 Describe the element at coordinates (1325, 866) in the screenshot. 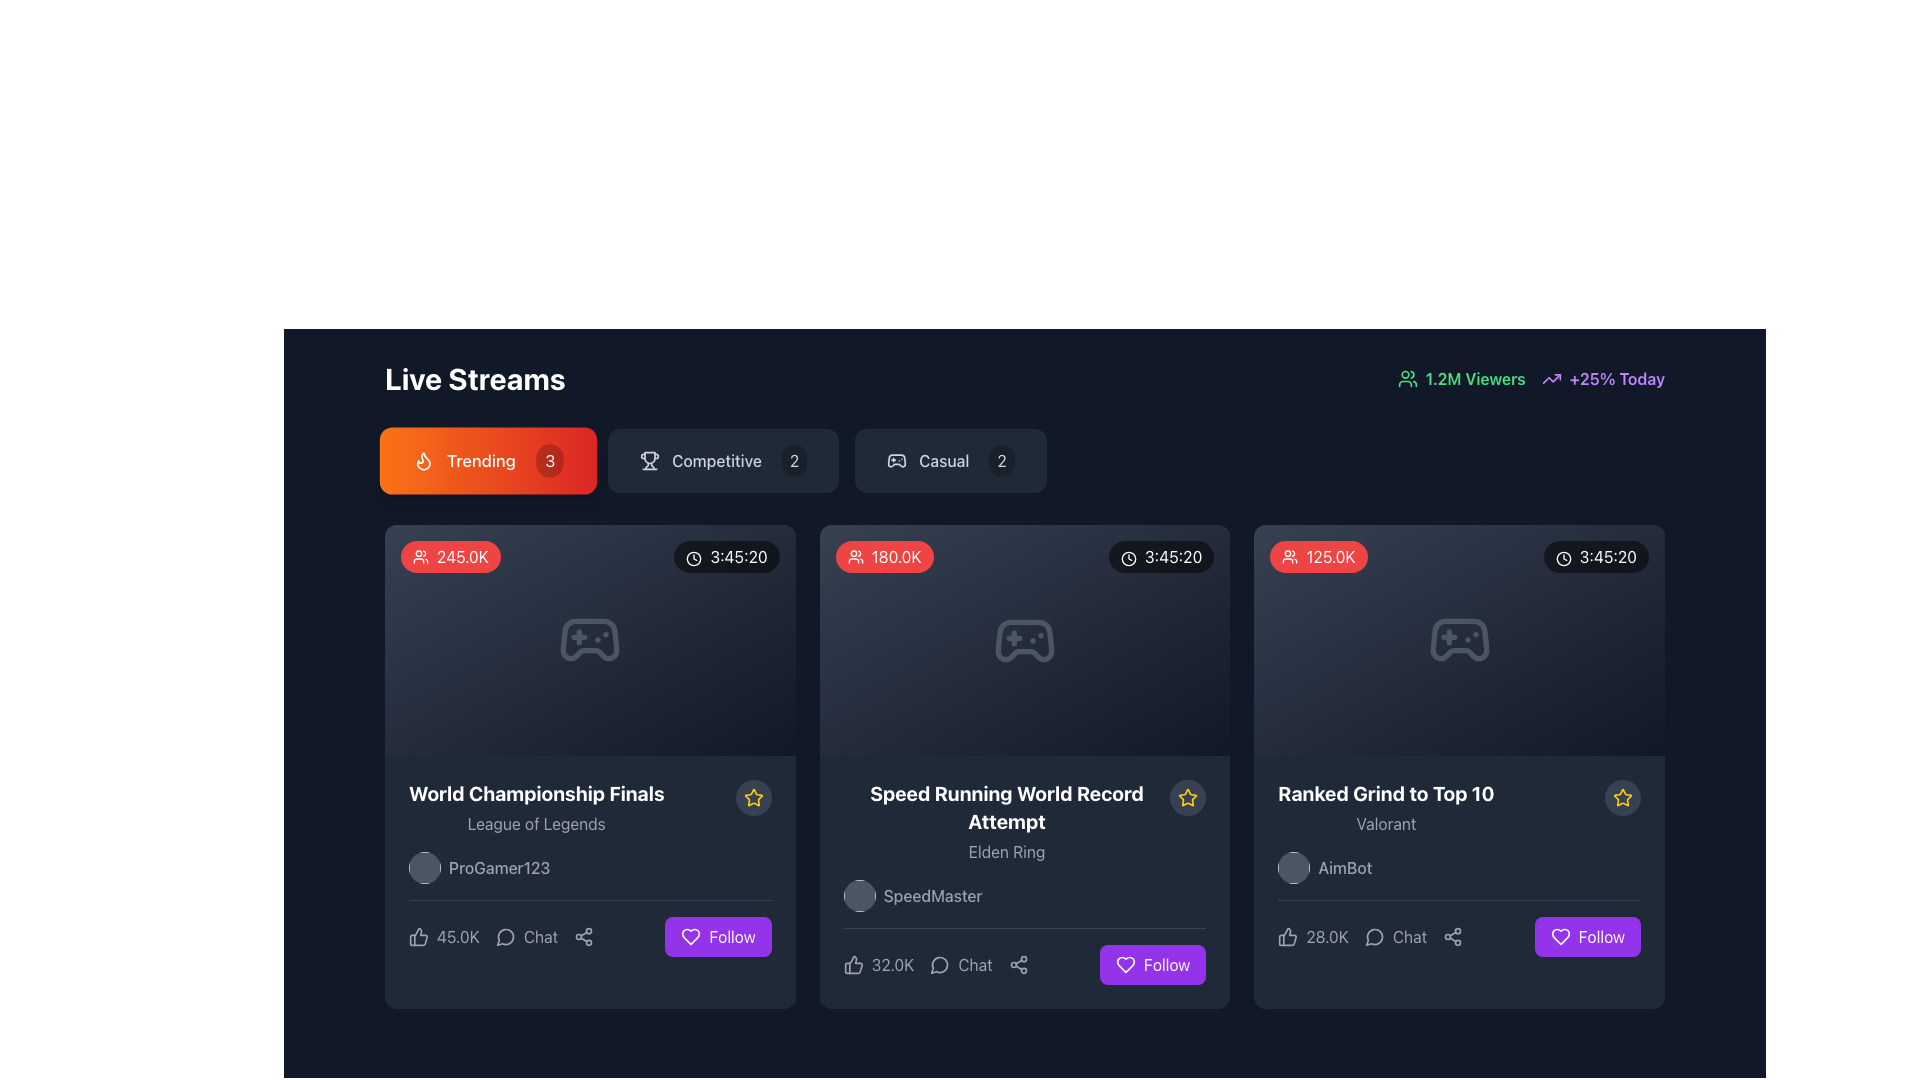

I see `the username 'AimBot' which is represented by a circular avatar with a gray background and is positioned in the bottom section of the third card in the live streams grid` at that location.